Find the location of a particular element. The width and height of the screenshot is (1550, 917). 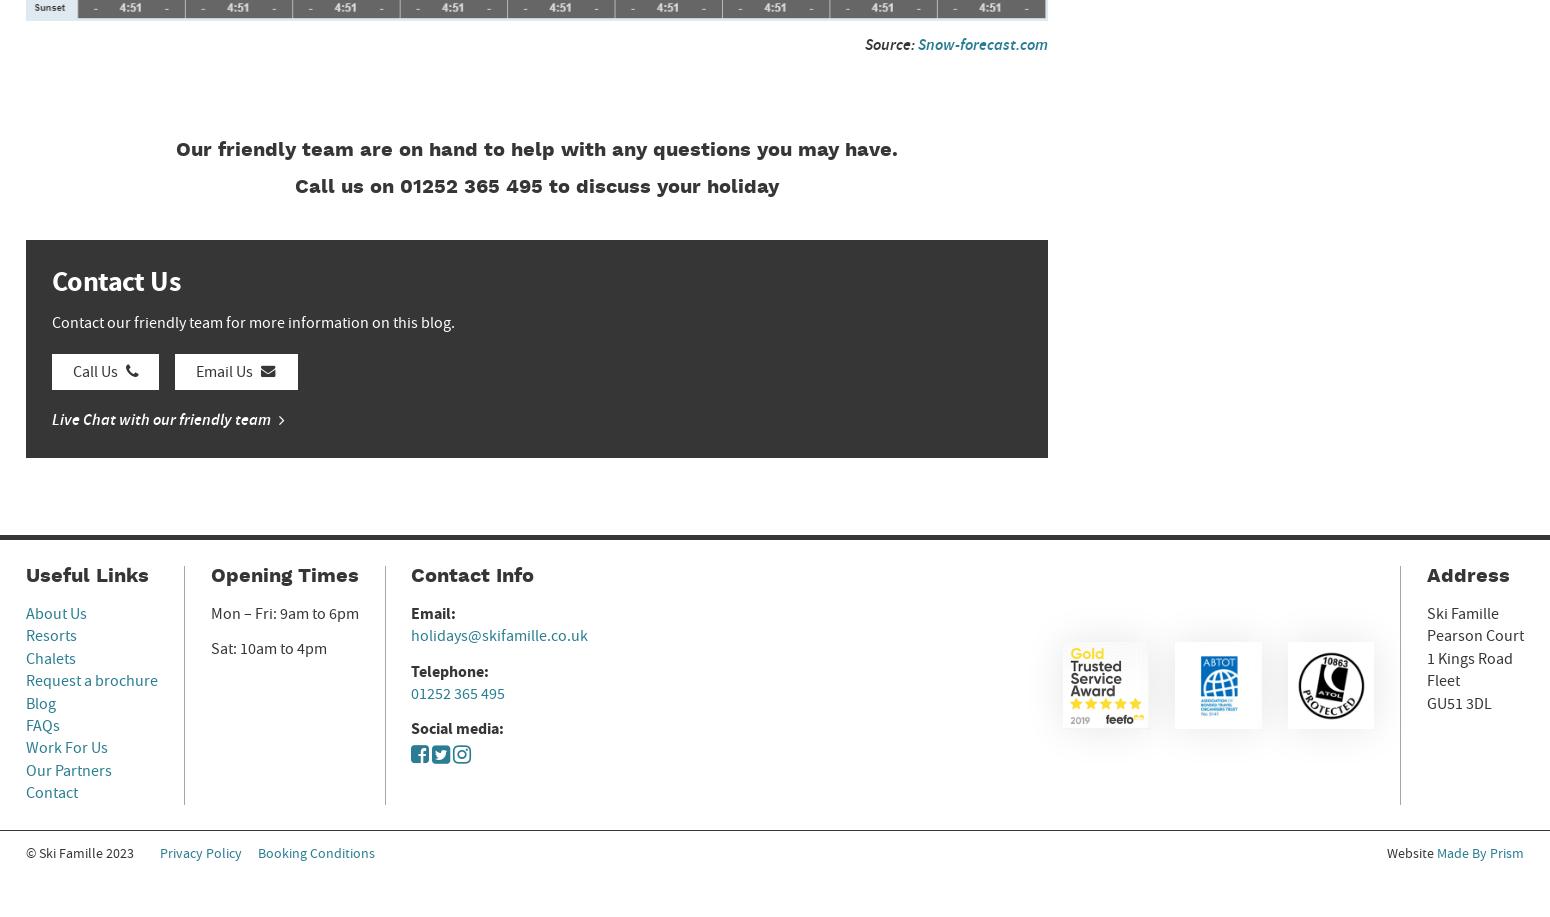

'Opening Times' is located at coordinates (283, 577).